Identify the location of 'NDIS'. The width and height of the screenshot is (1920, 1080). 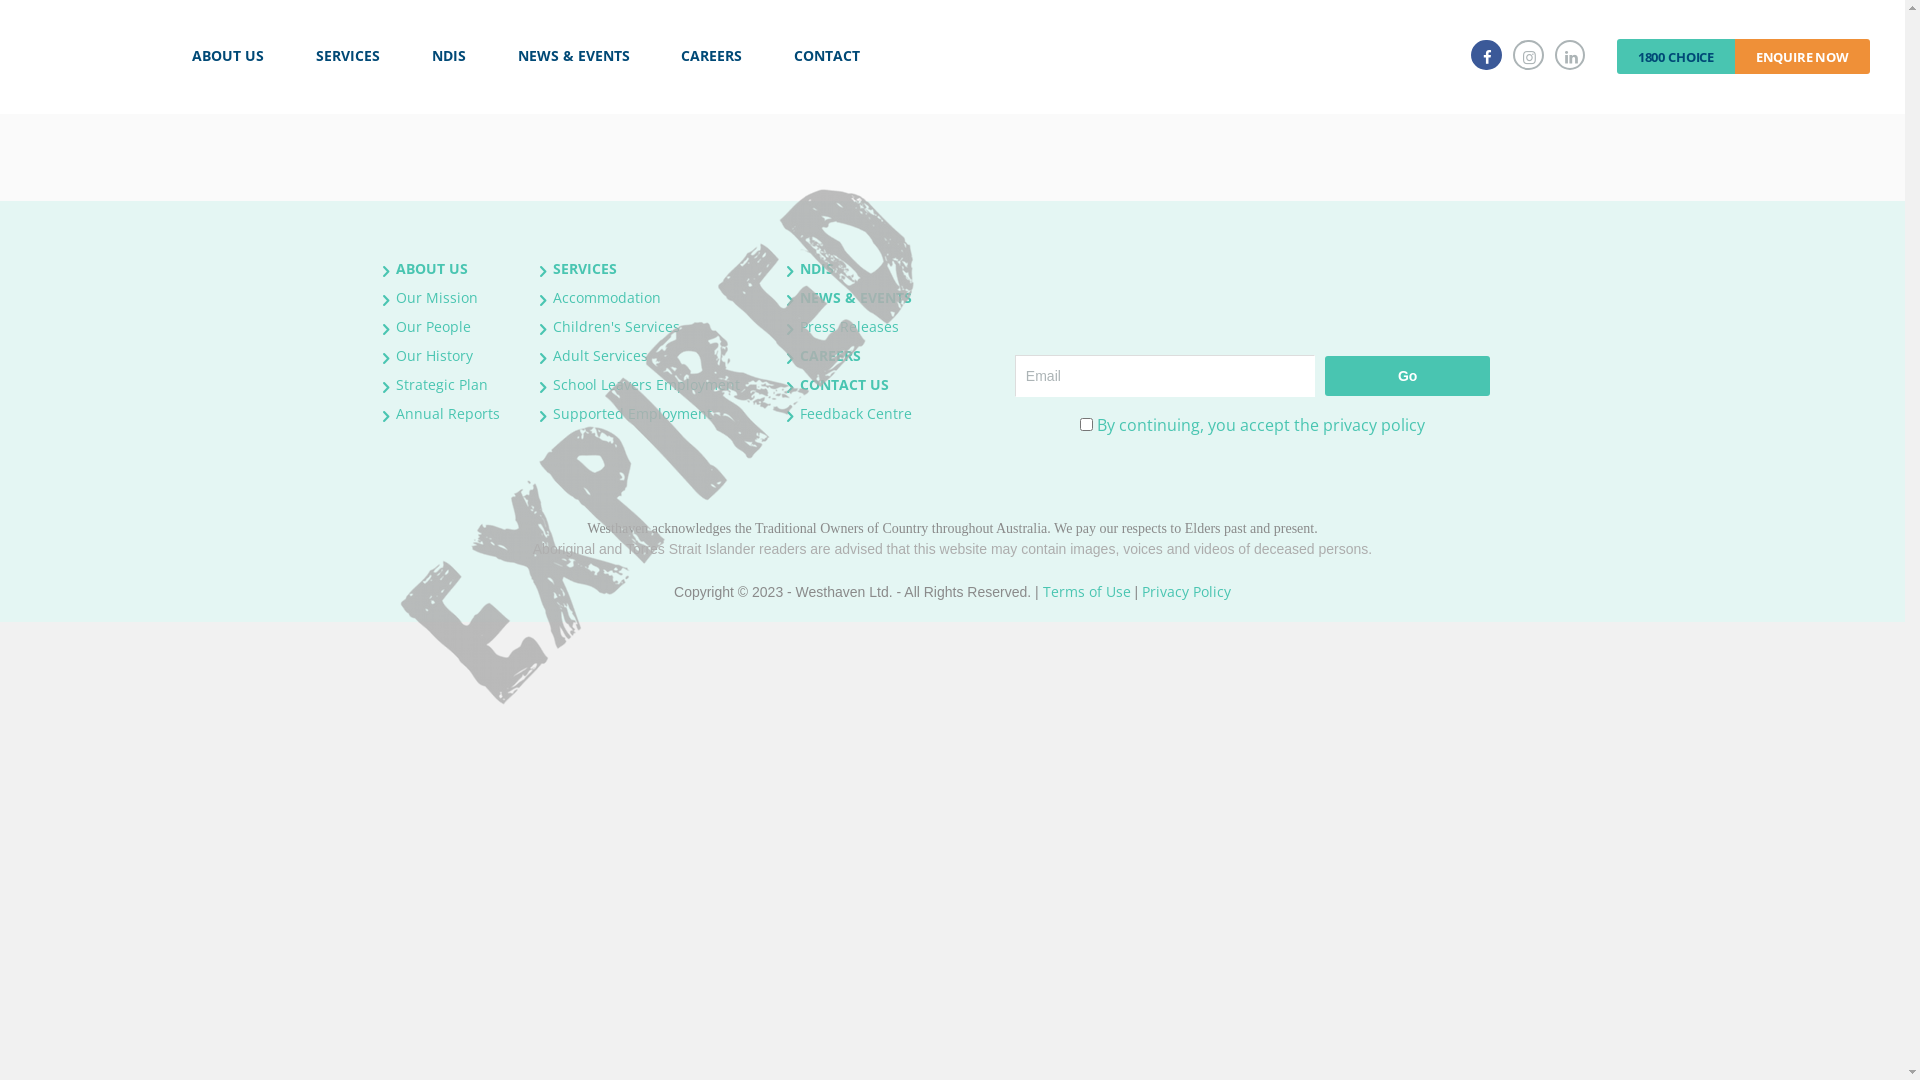
(448, 55).